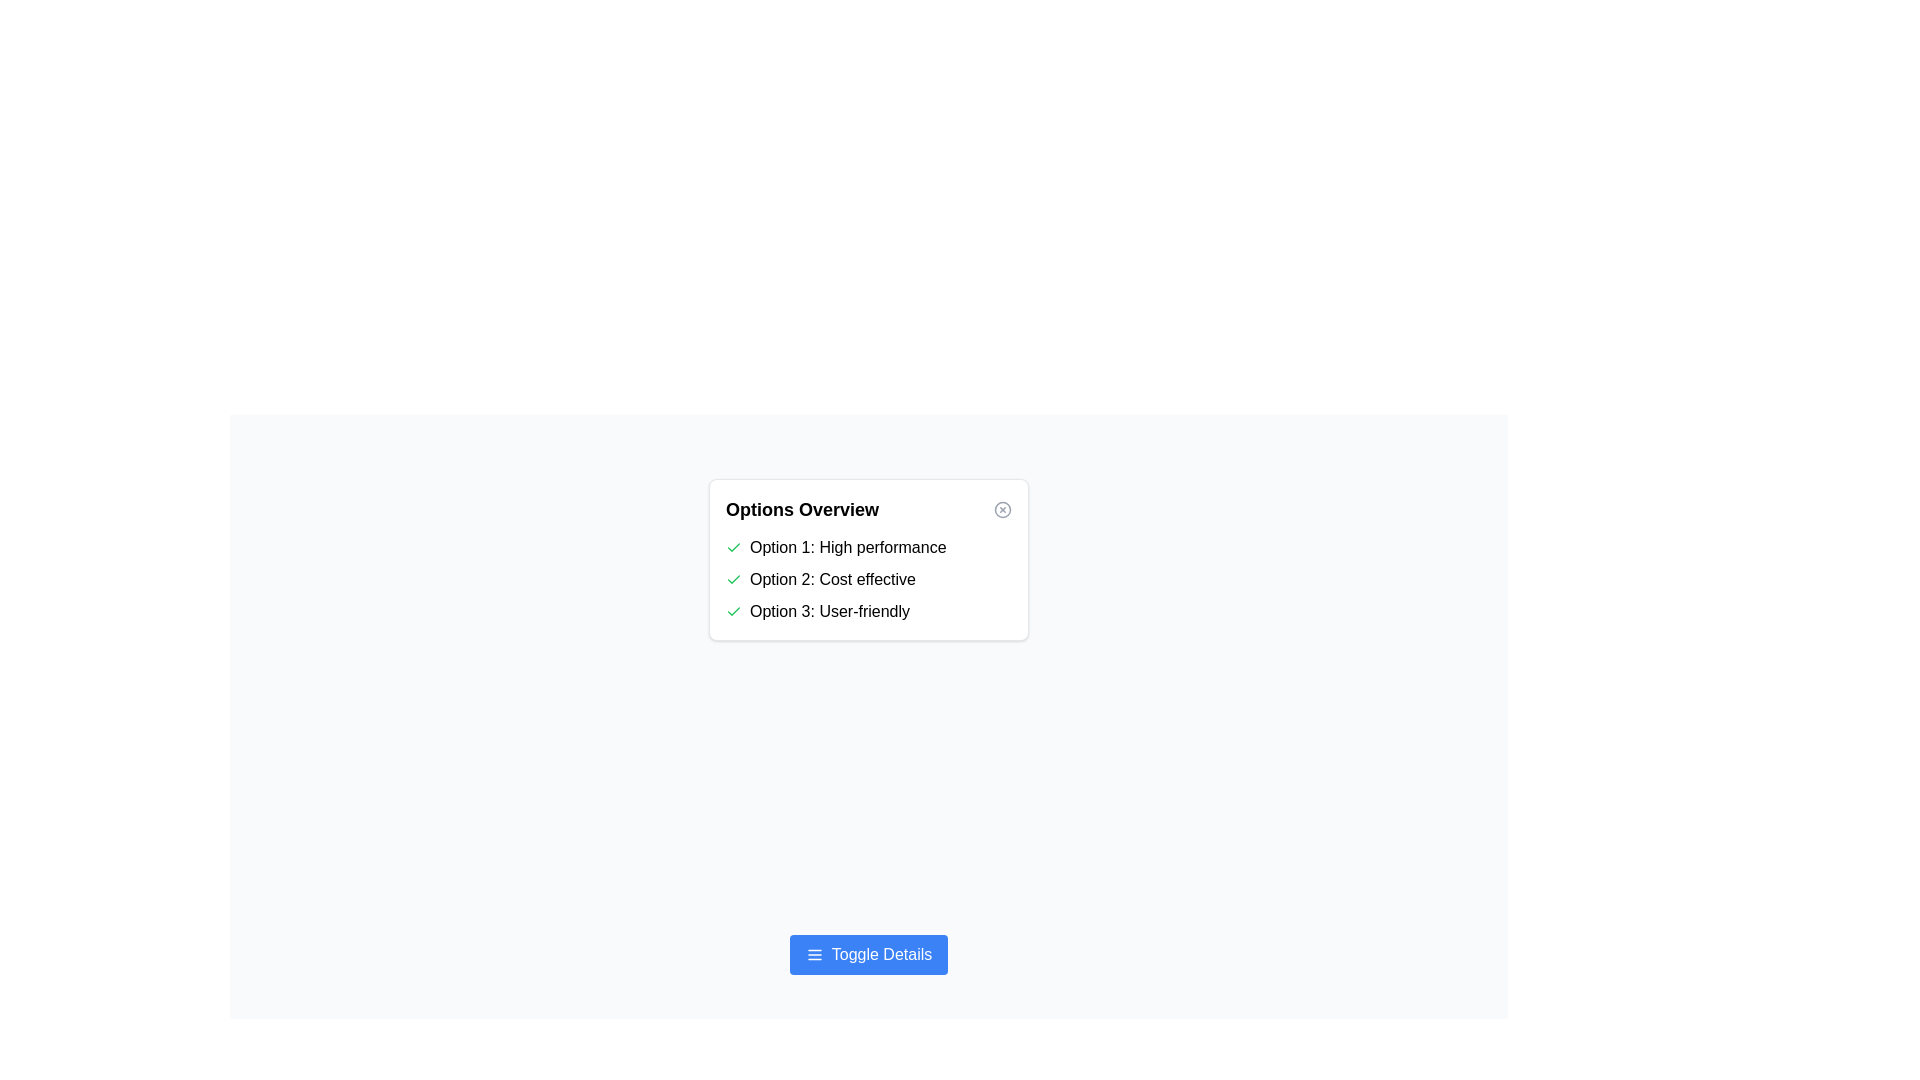  What do you see at coordinates (733, 547) in the screenshot?
I see `the green checkmark icon adjacent to the text 'Option 1: High performance' in the 'Options Overview' section to indicate selection` at bounding box center [733, 547].